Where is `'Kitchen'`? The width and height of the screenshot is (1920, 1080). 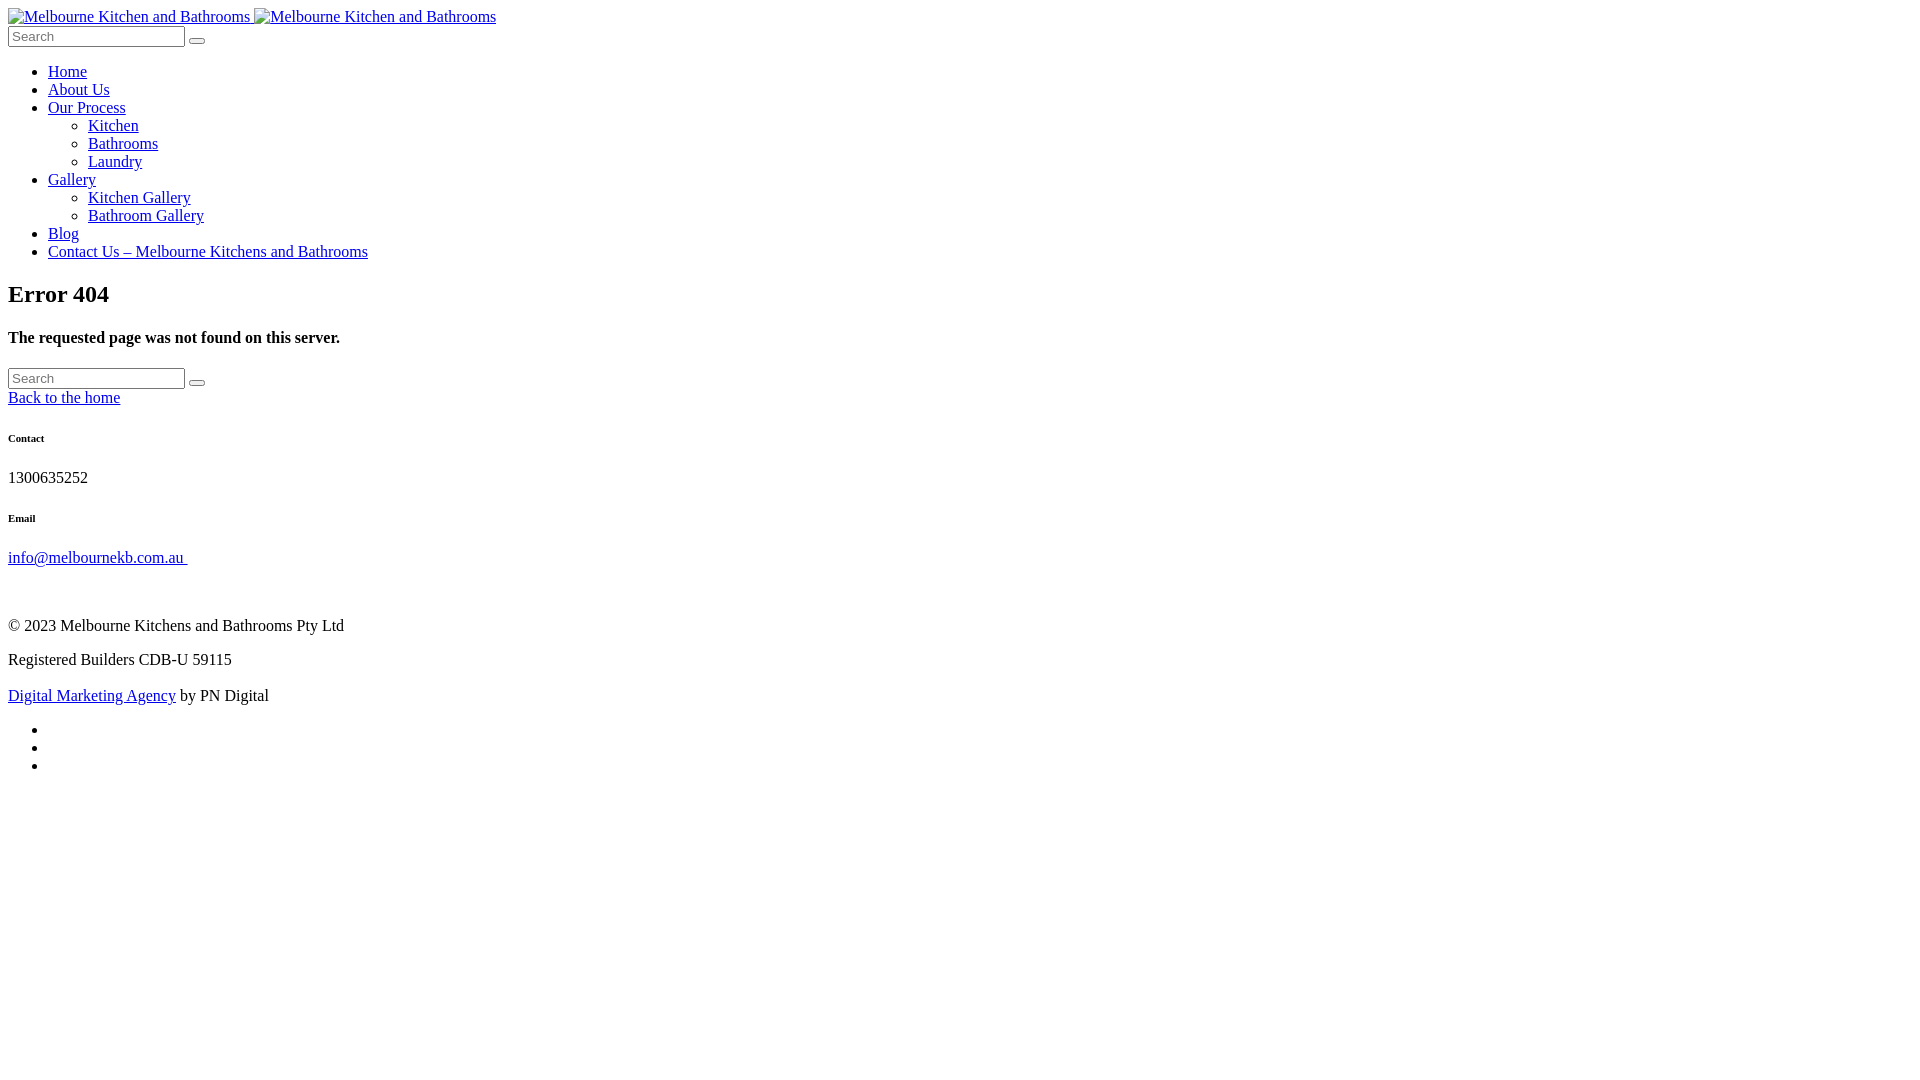
'Kitchen' is located at coordinates (86, 125).